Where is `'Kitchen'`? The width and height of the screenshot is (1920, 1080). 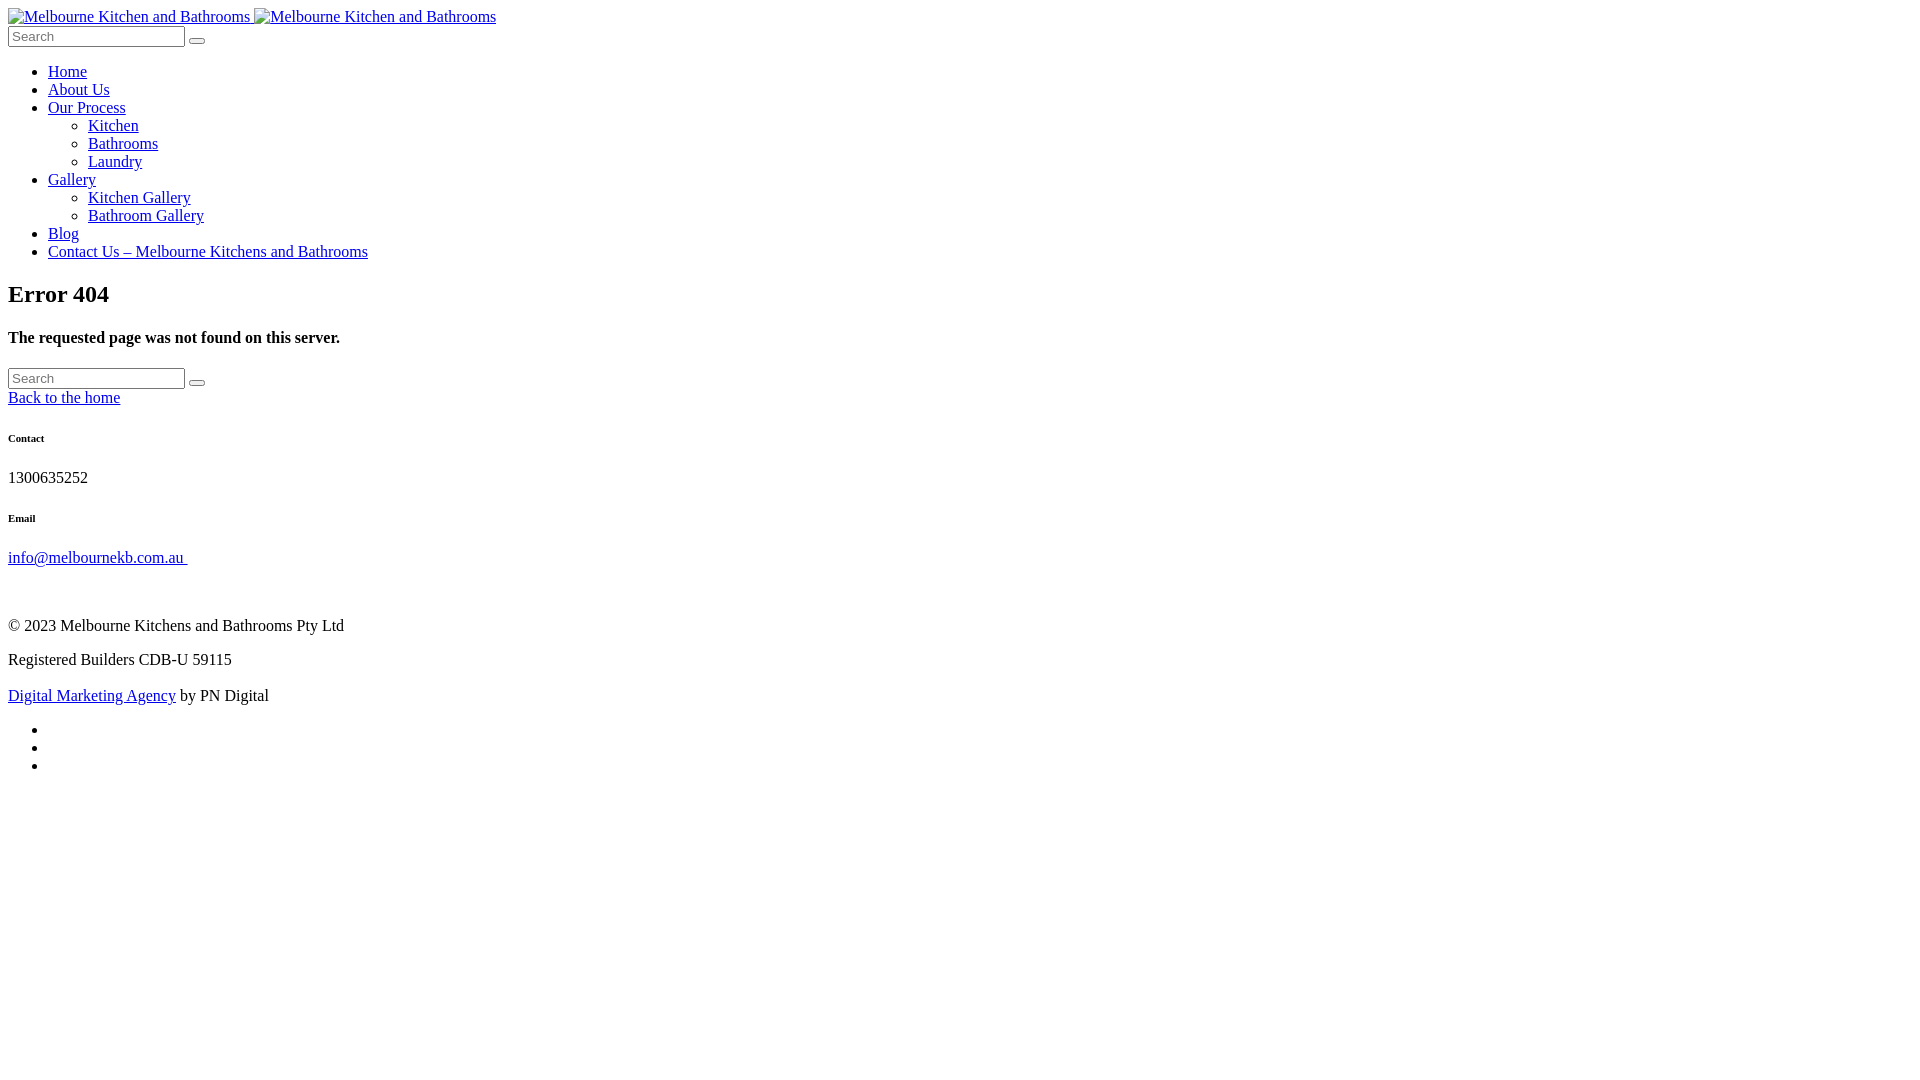
'Kitchen' is located at coordinates (86, 125).